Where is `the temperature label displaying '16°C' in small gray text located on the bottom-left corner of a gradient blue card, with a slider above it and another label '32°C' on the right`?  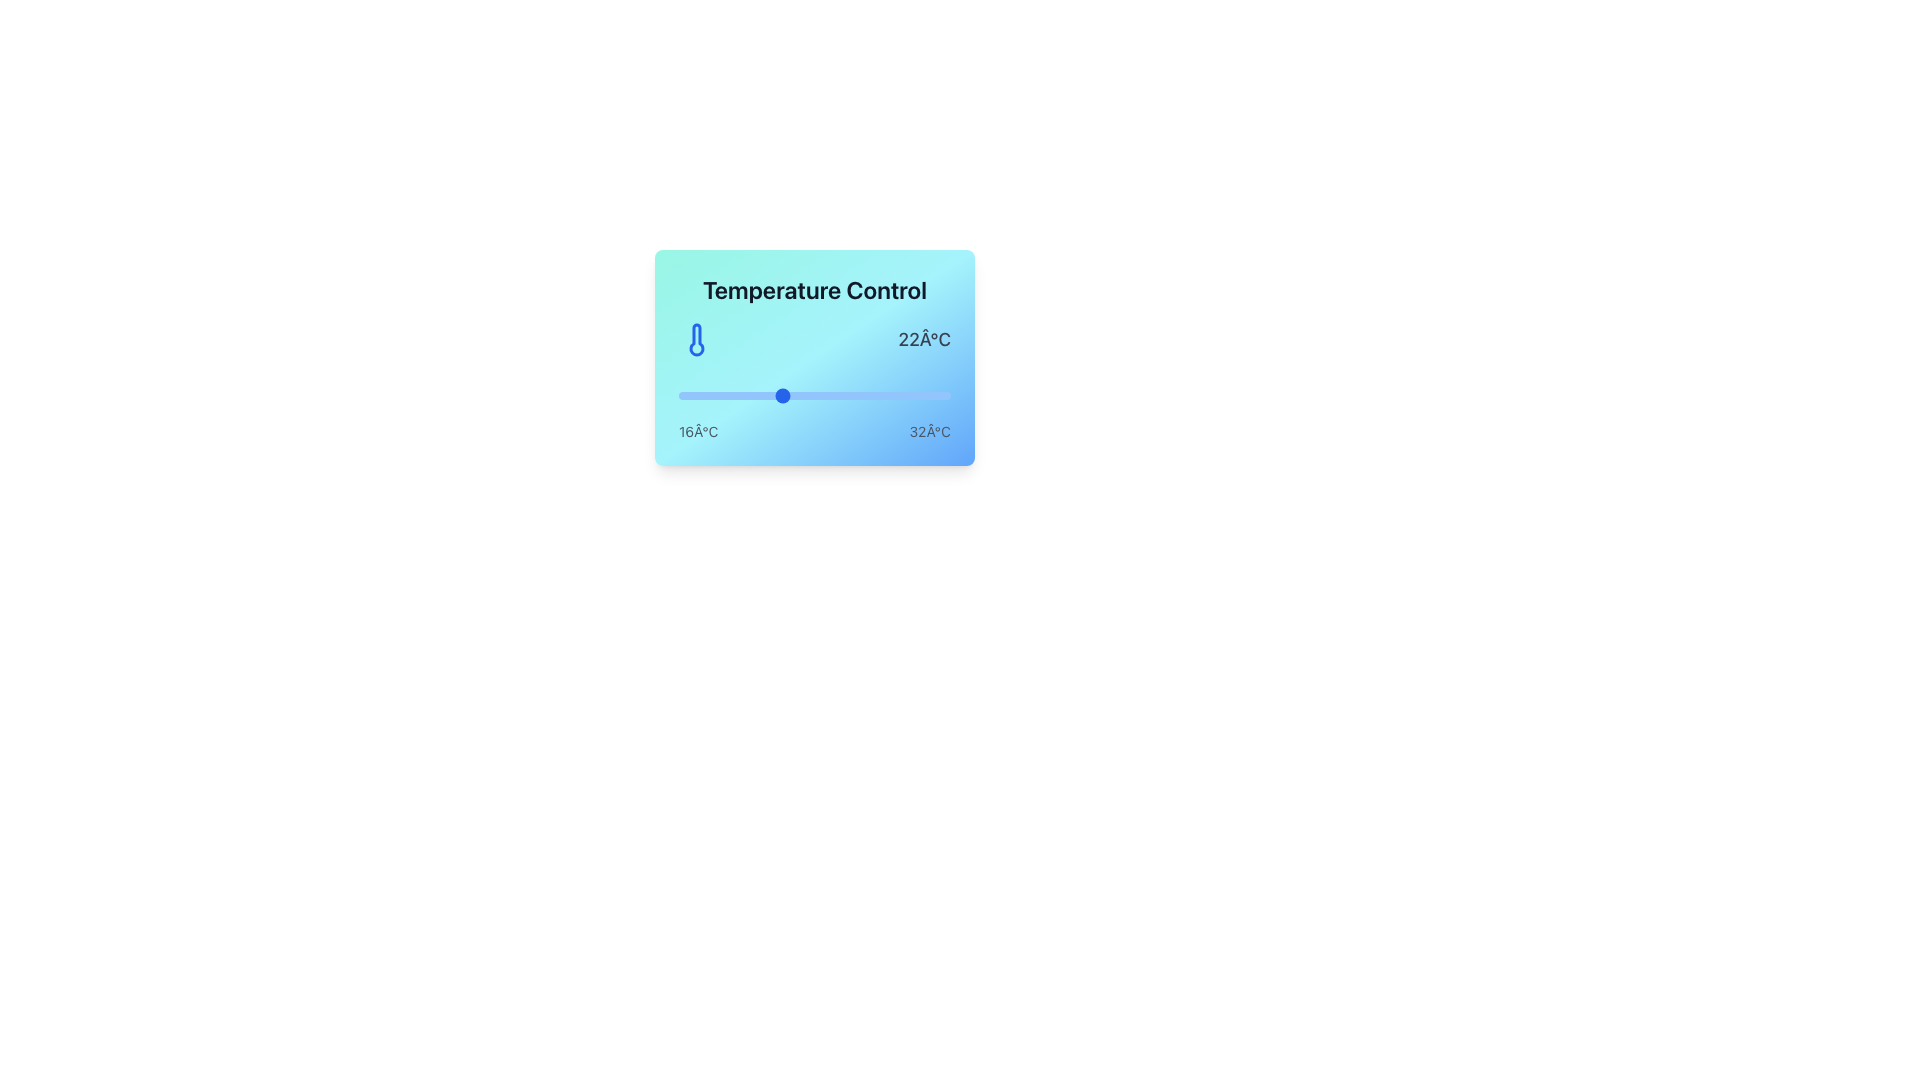 the temperature label displaying '16°C' in small gray text located on the bottom-left corner of a gradient blue card, with a slider above it and another label '32°C' on the right is located at coordinates (698, 431).